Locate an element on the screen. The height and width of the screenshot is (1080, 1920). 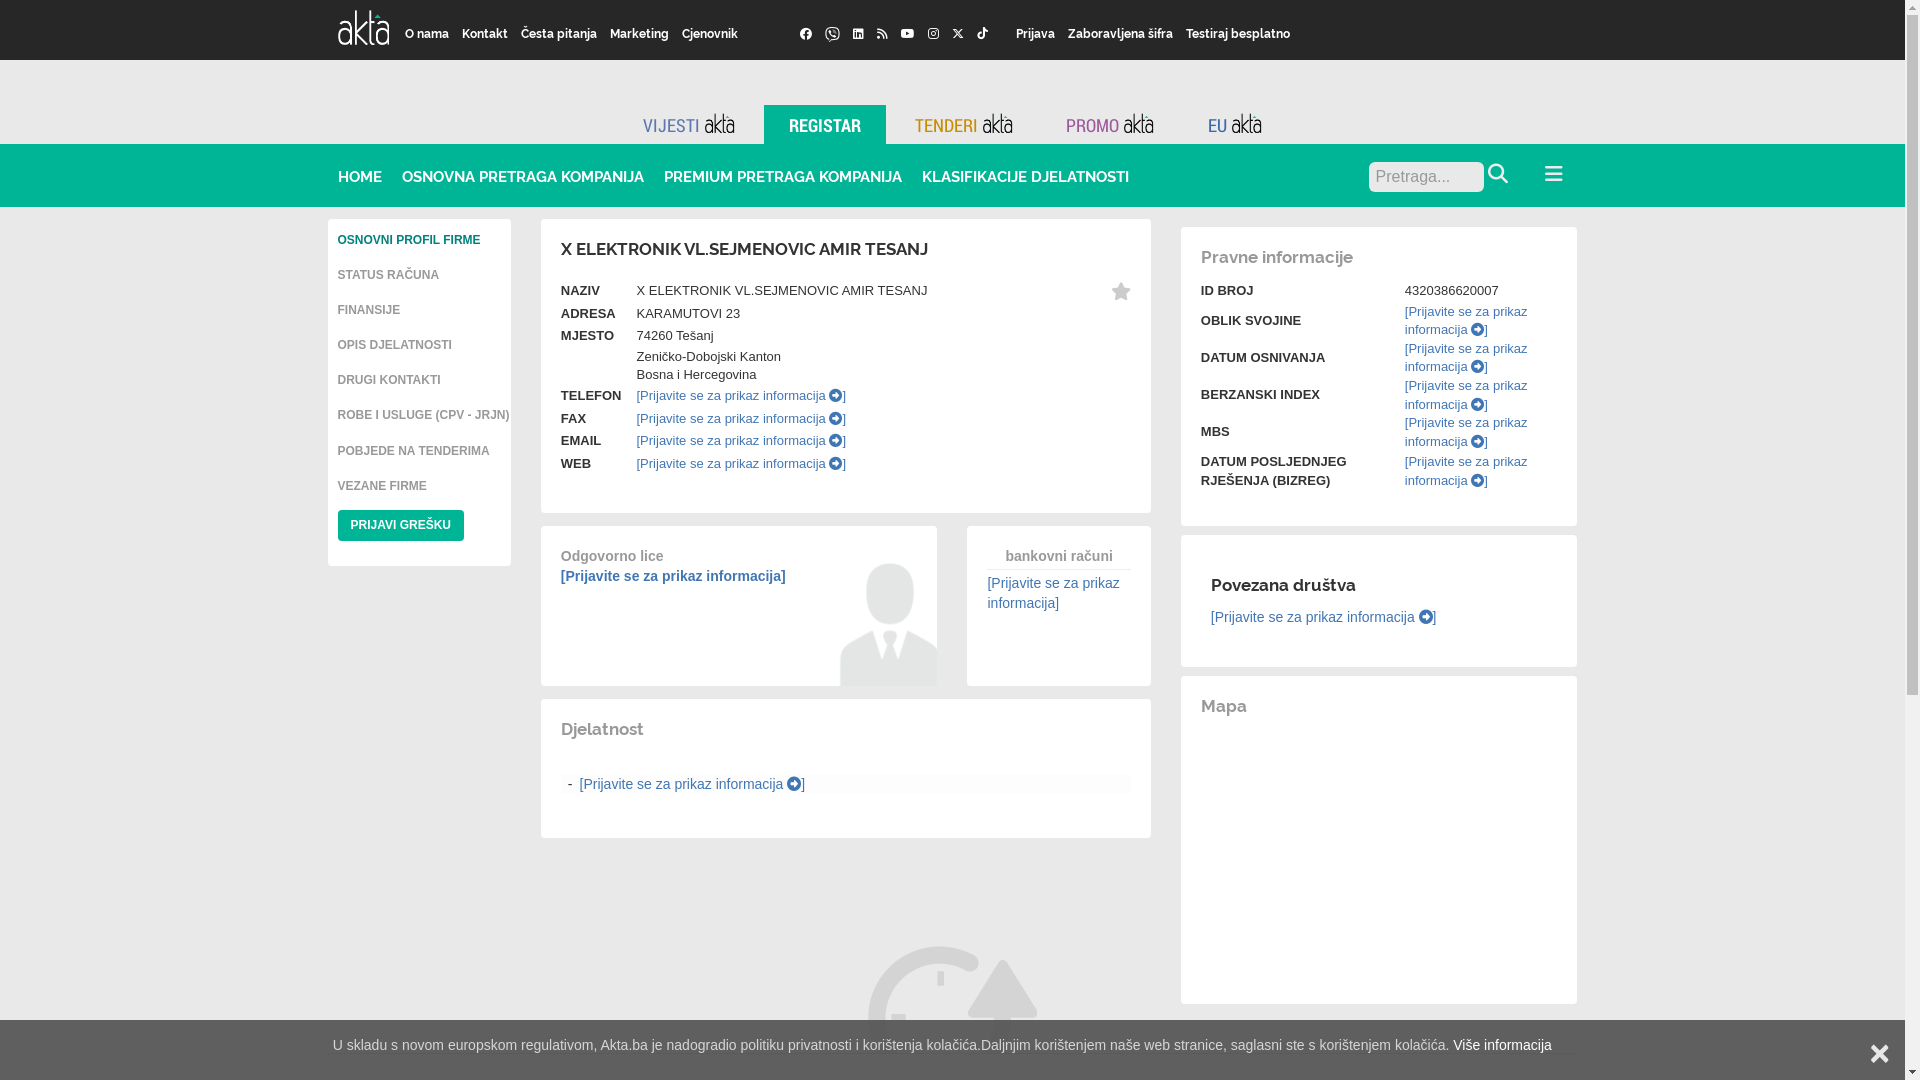
'PREMIUM PRETRAGA KOMPANIJA' is located at coordinates (781, 175).